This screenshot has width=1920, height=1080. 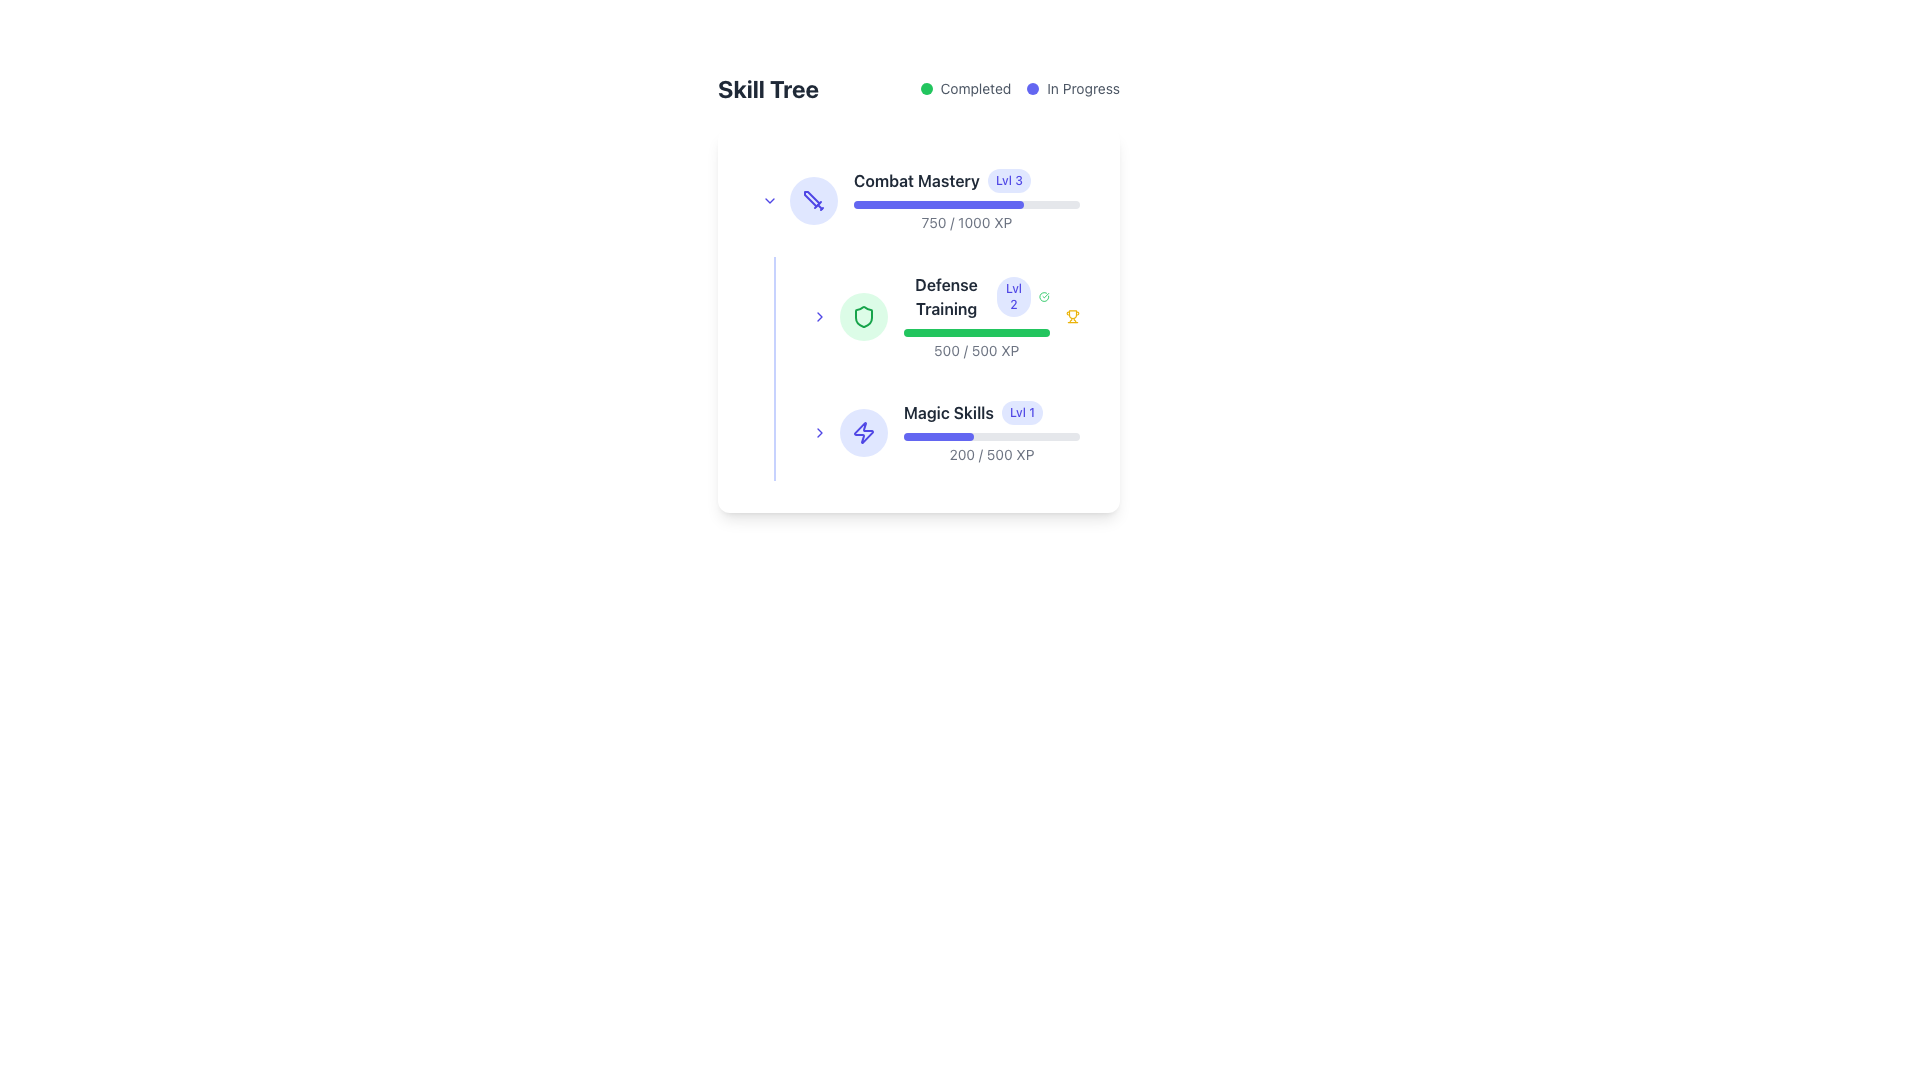 I want to click on the green shield icon associated with 'Defense Training' in the Skill Tree interface, so click(x=864, y=315).